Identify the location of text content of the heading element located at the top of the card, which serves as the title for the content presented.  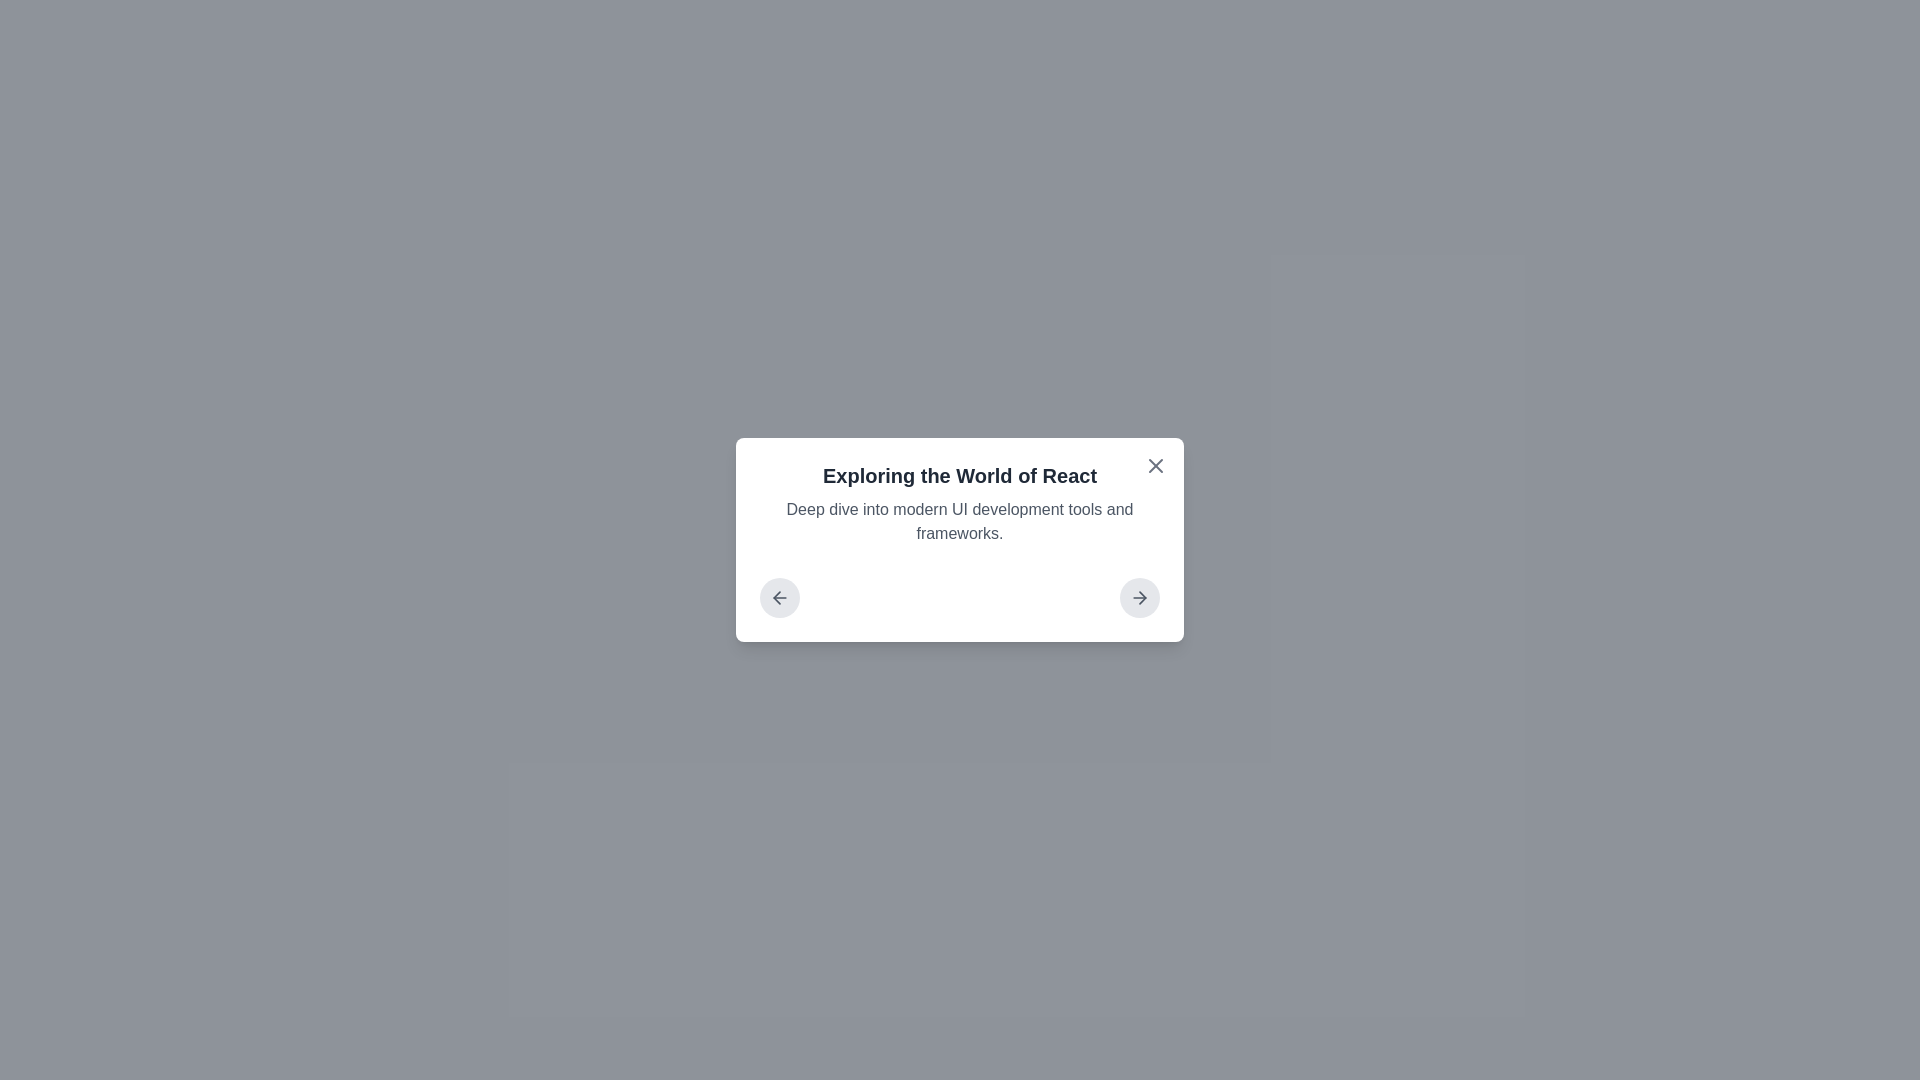
(960, 475).